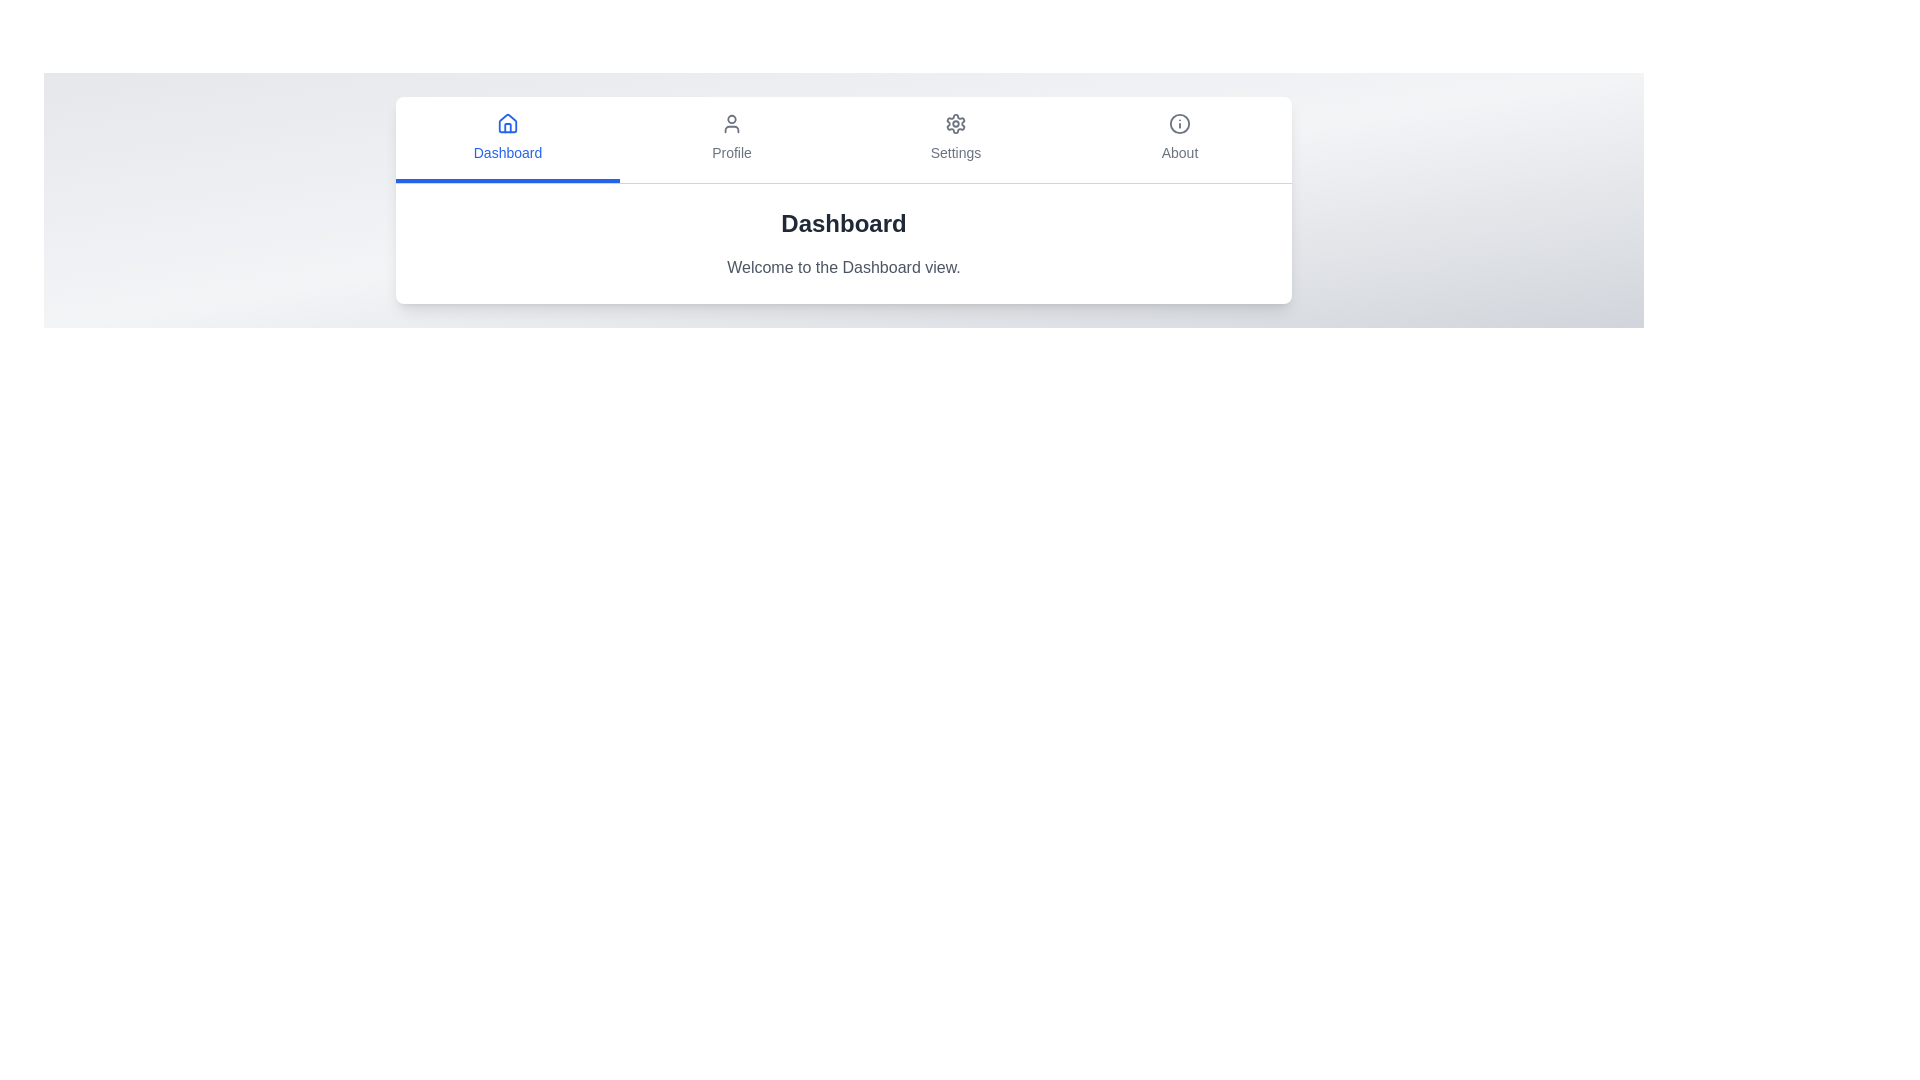  I want to click on the tab labeled Profile to view its content, so click(730, 138).